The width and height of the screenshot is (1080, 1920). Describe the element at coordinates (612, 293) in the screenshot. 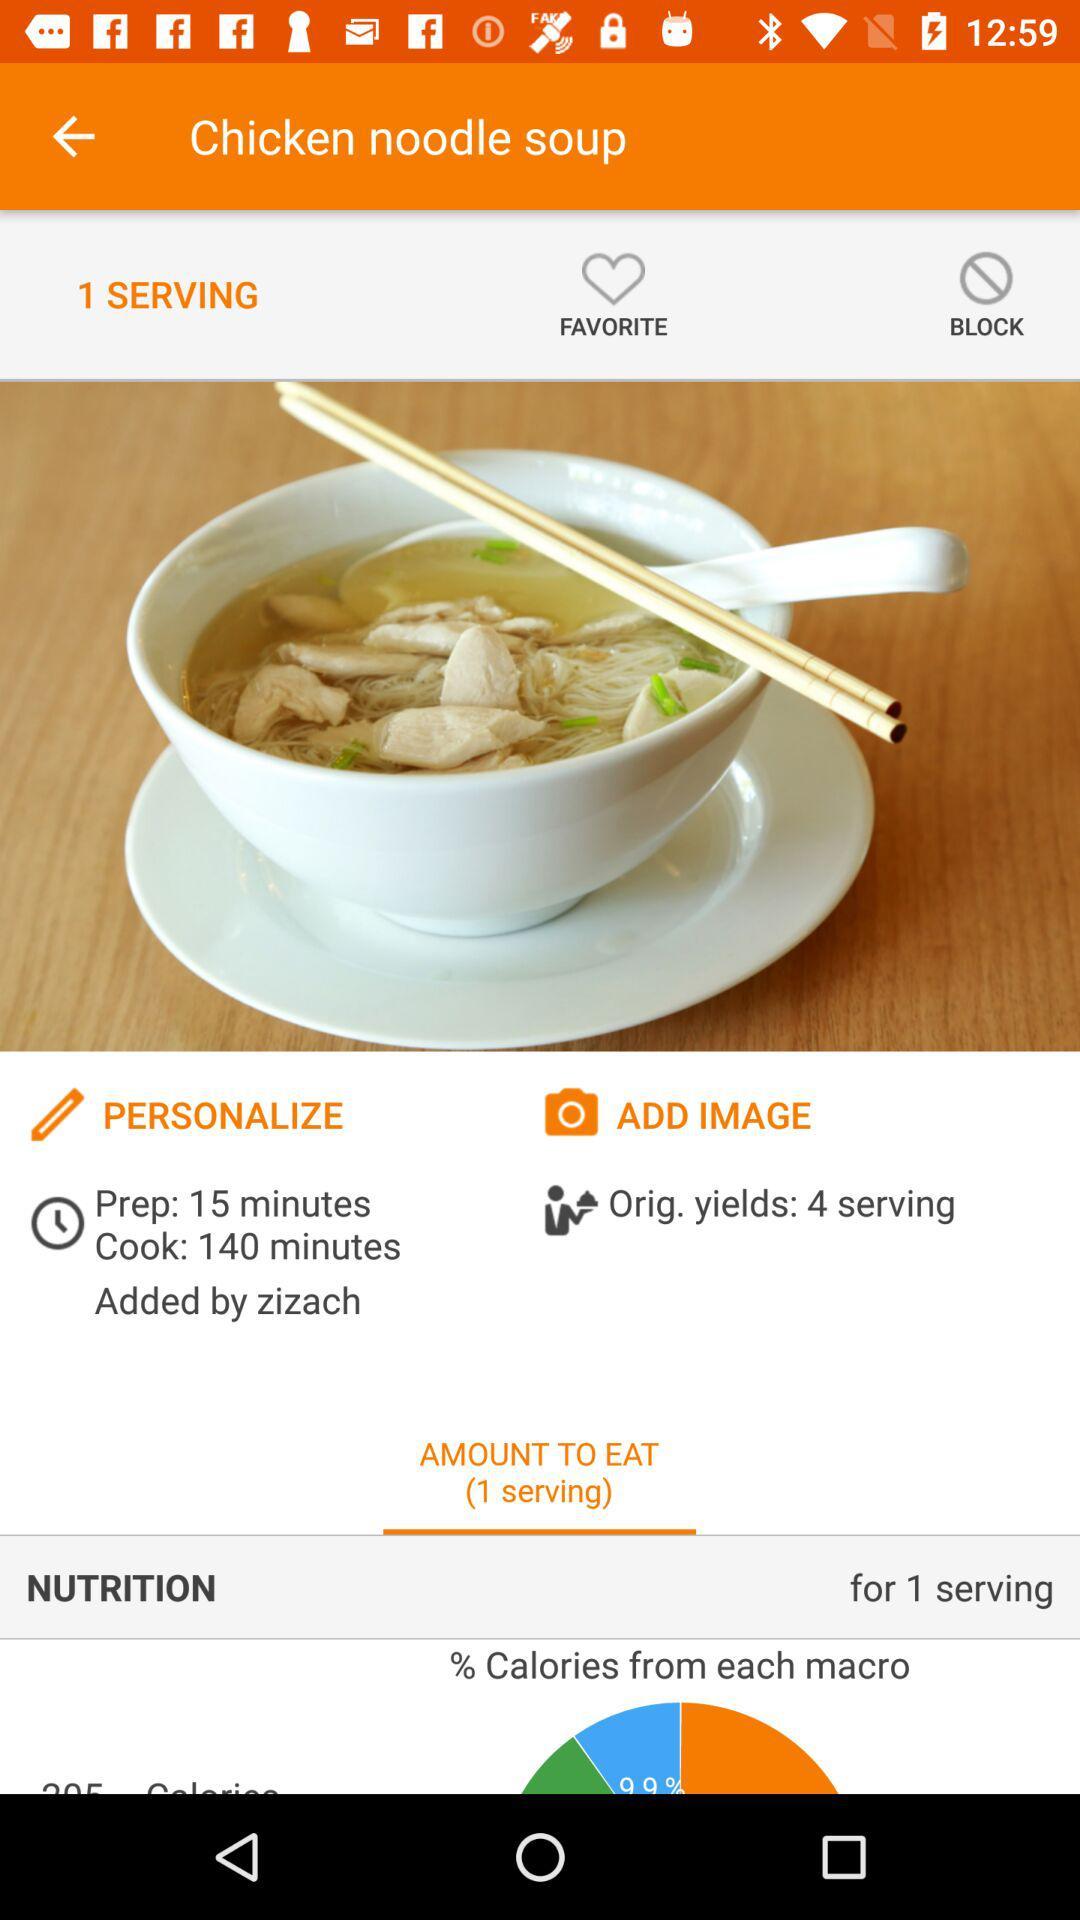

I see `favorite icon` at that location.